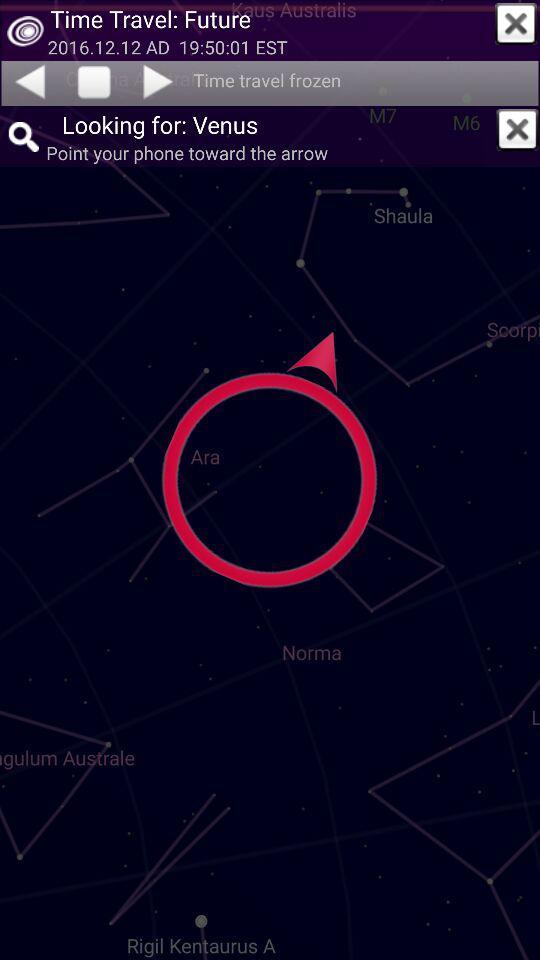 The width and height of the screenshot is (540, 960). What do you see at coordinates (516, 23) in the screenshot?
I see `notification` at bounding box center [516, 23].